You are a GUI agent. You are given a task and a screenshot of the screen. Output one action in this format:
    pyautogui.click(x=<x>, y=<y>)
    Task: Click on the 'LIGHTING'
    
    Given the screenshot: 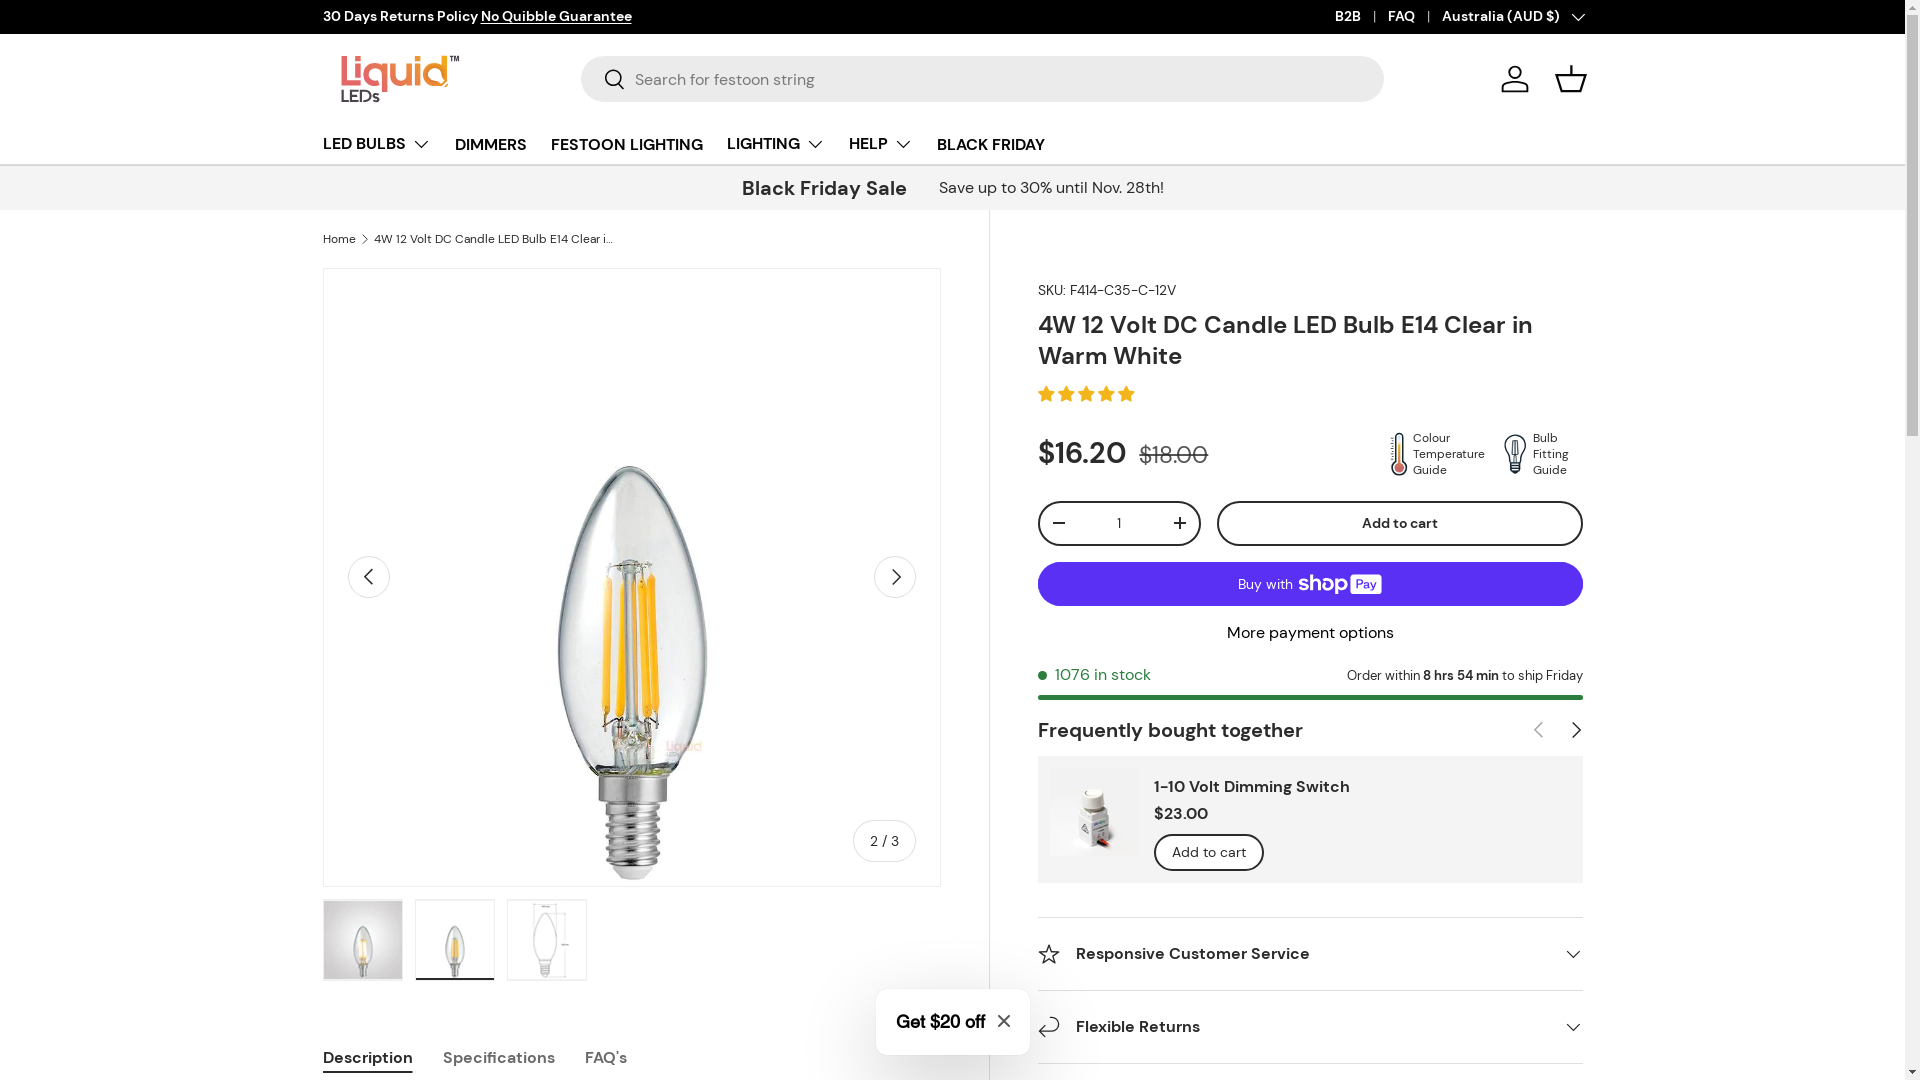 What is the action you would take?
    pyautogui.click(x=773, y=142)
    